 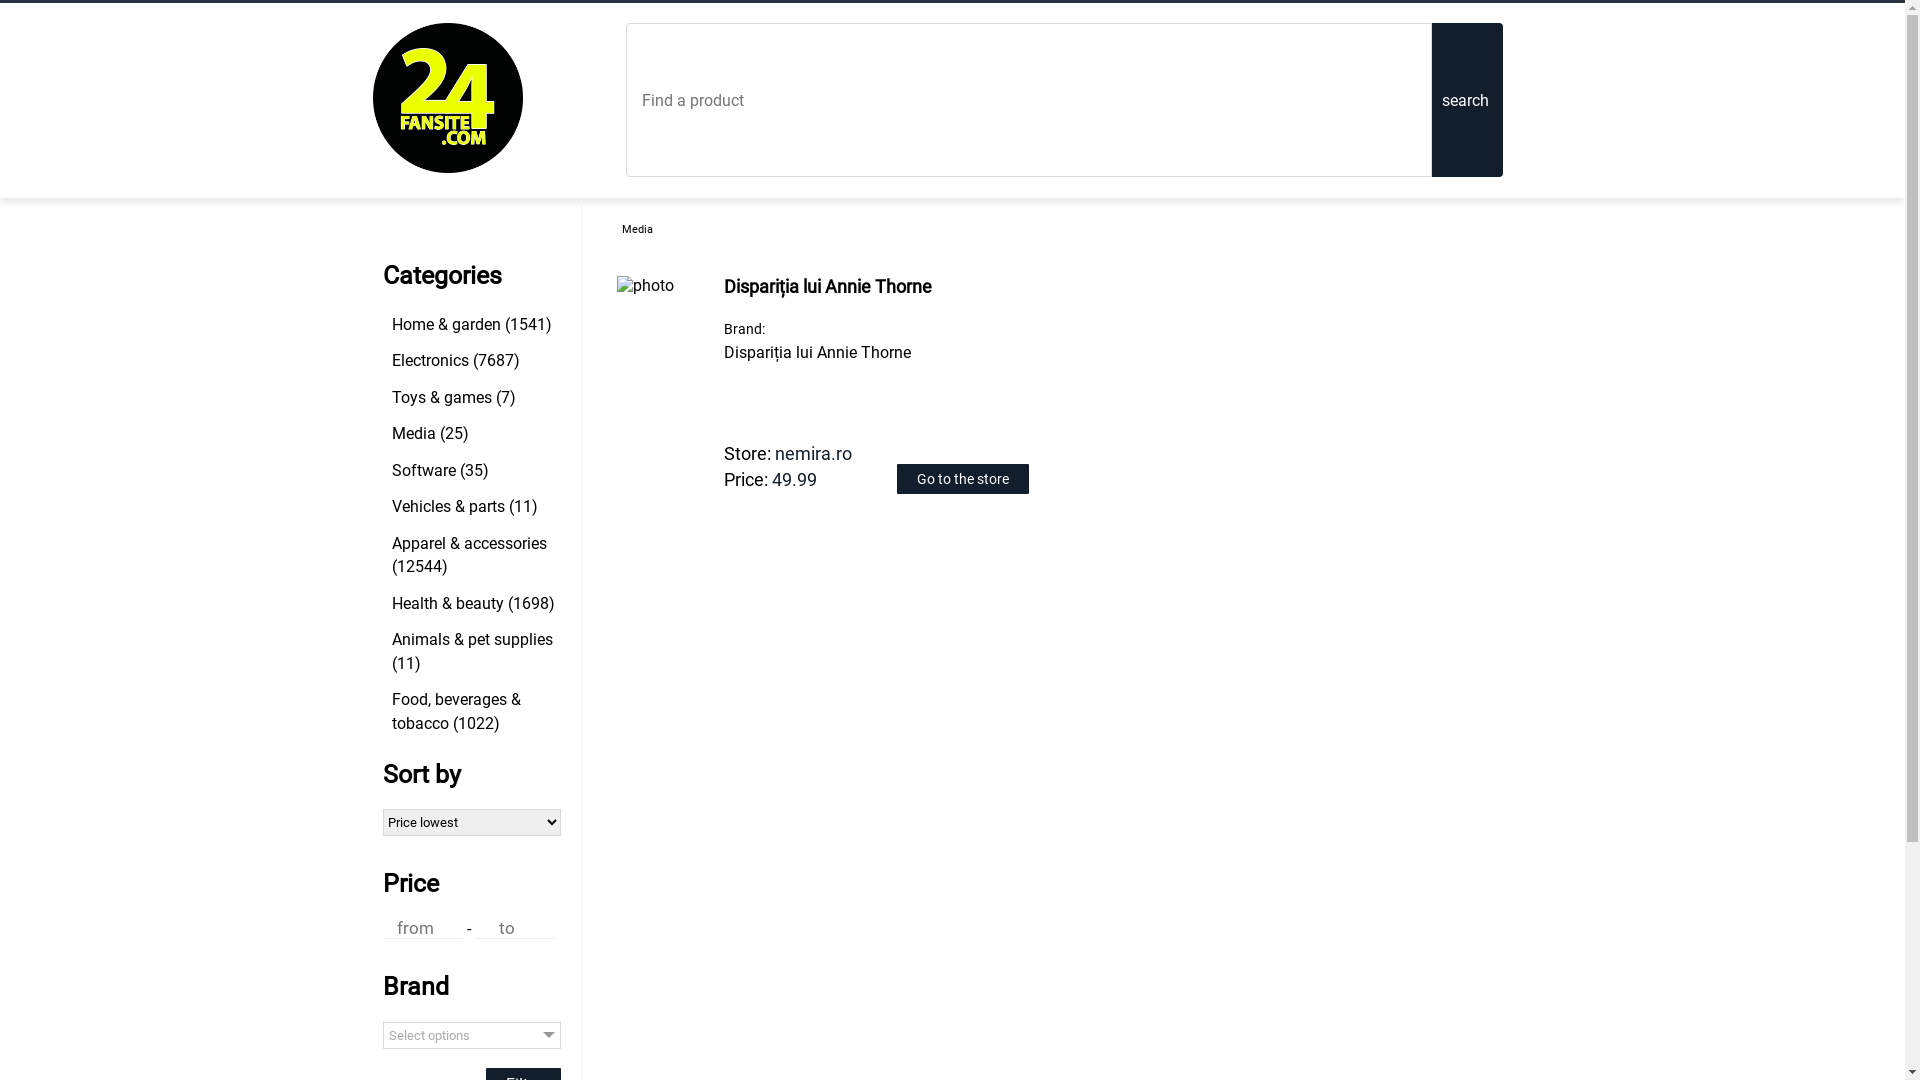 I want to click on 'Go to the store', so click(x=961, y=478).